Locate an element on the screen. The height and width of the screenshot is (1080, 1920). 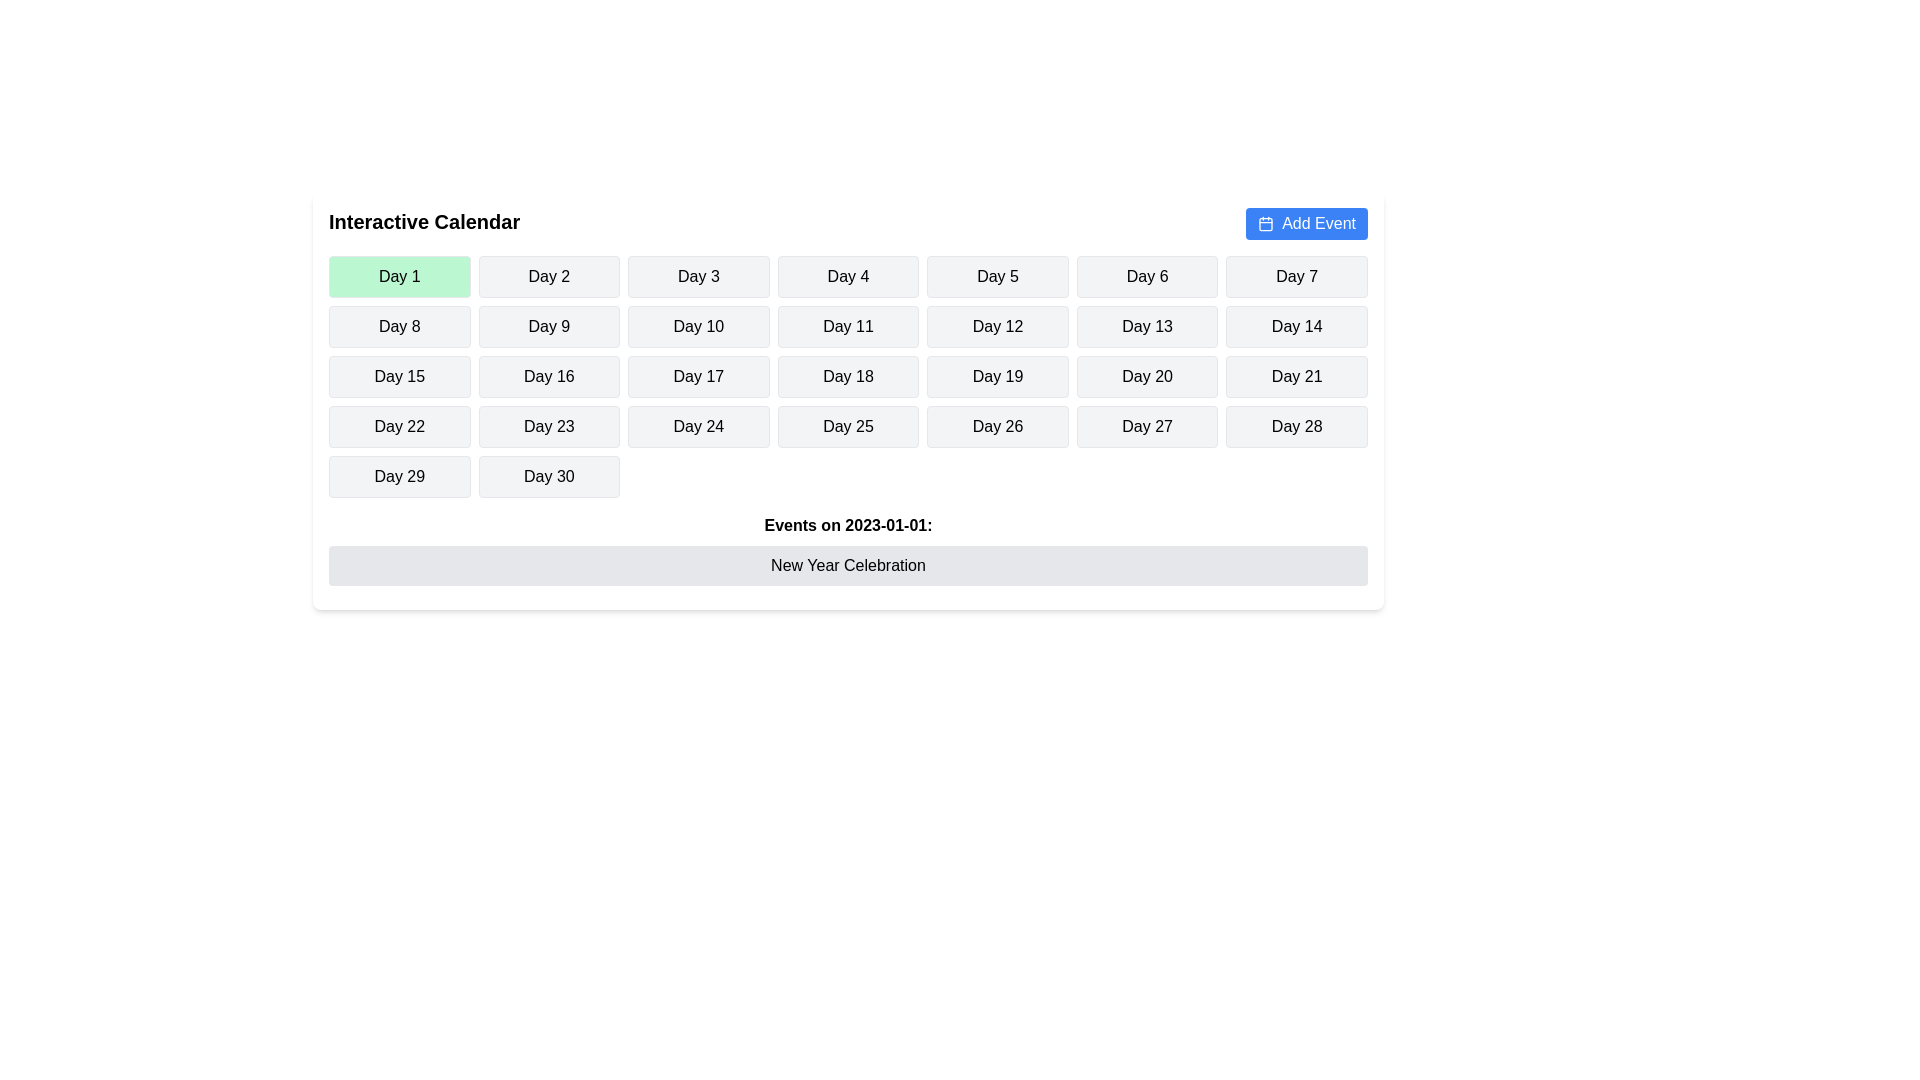
the button representing the 24th day in the calendar is located at coordinates (698, 426).